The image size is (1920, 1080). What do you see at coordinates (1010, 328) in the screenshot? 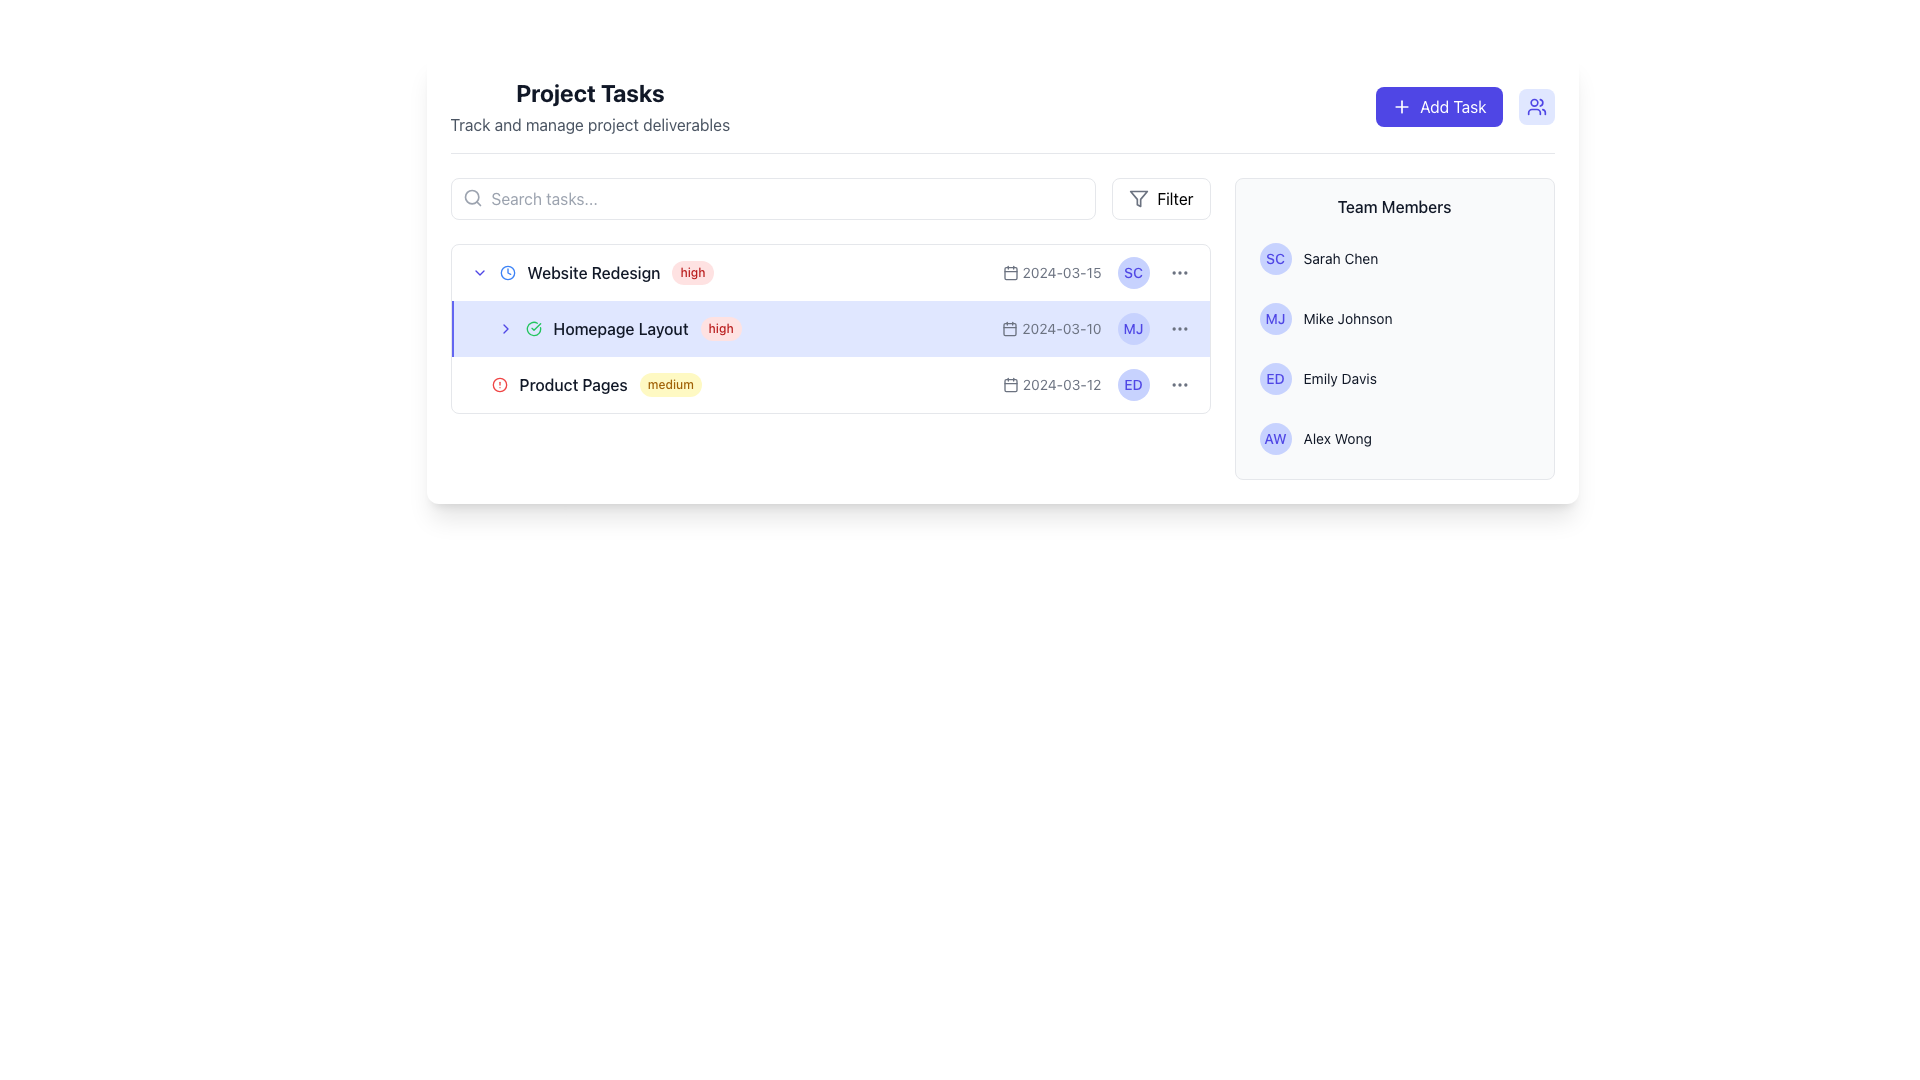
I see `the SVG rectangle element that represents a calendar icon, located to the right of the date text '2024-03-10' in the tasks list of the Homepage Layout` at bounding box center [1010, 328].